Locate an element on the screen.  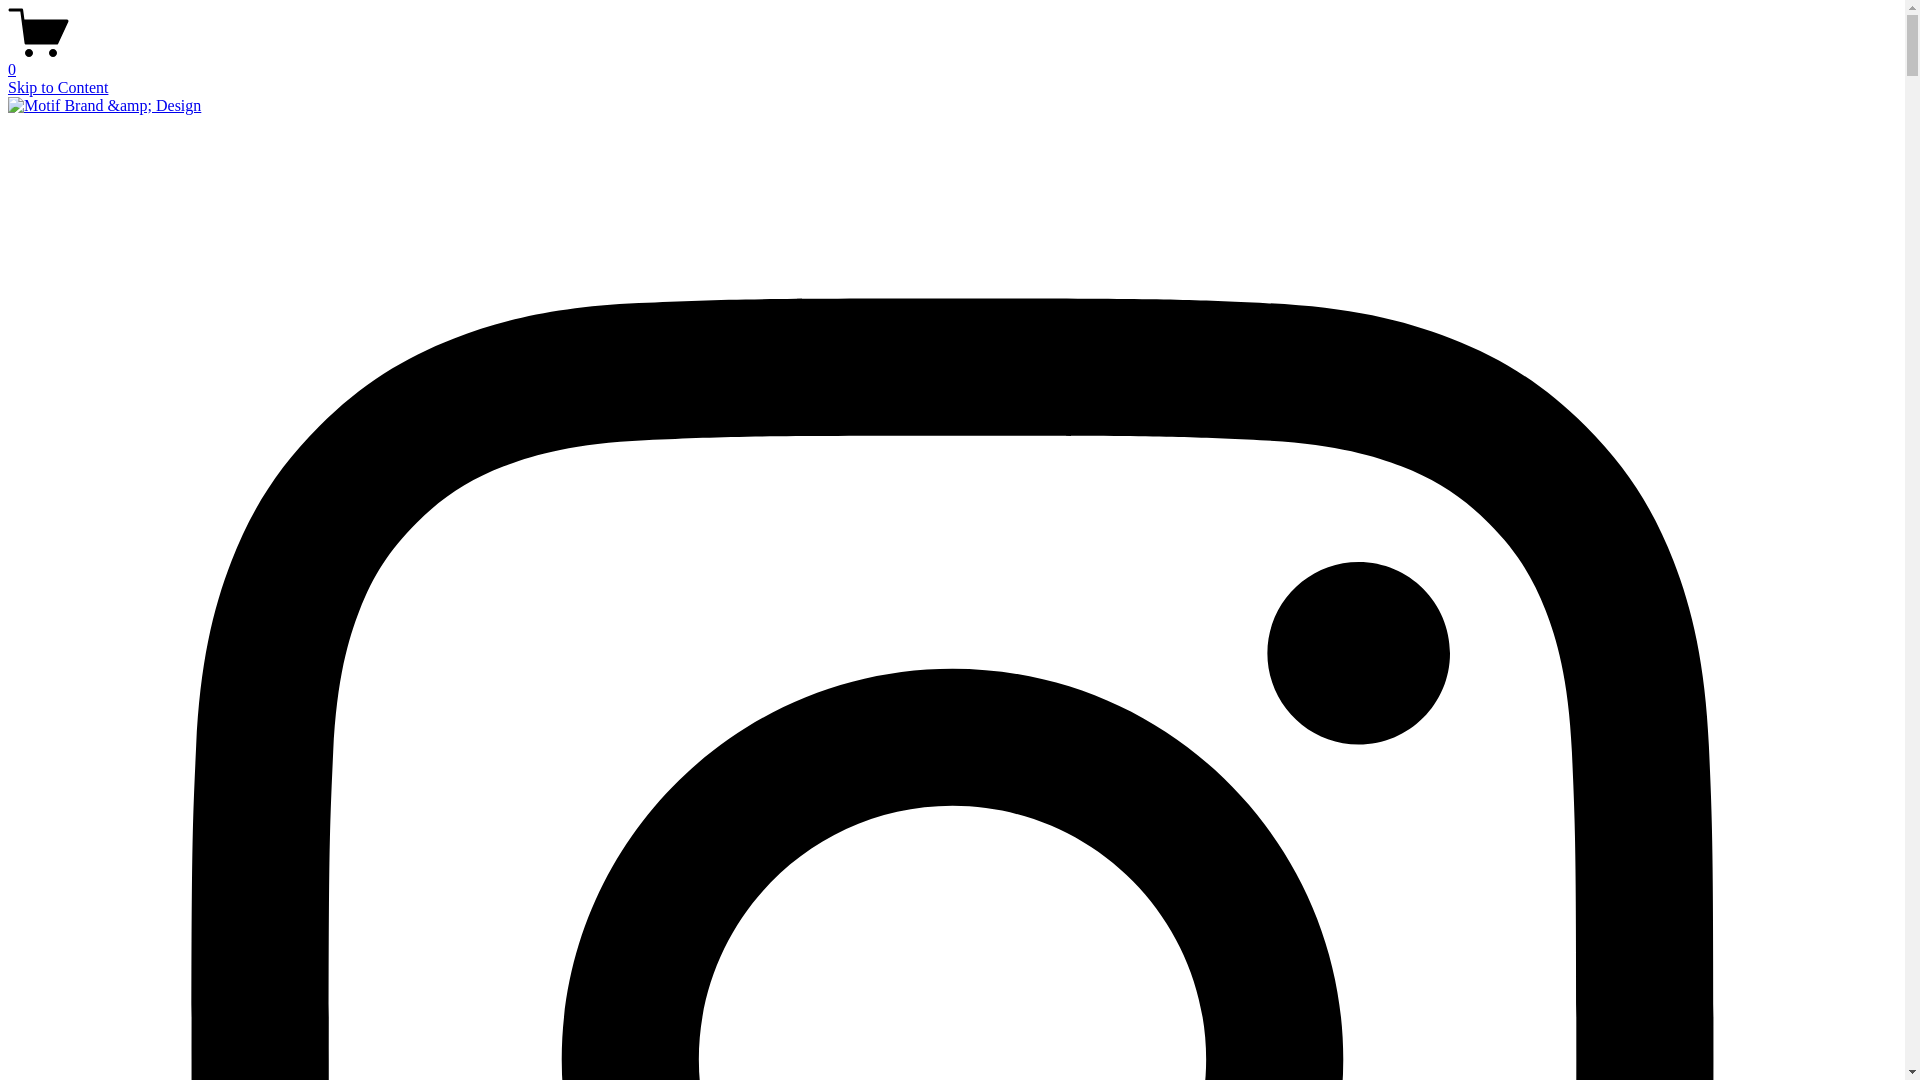
'Skip to Content' is located at coordinates (57, 86).